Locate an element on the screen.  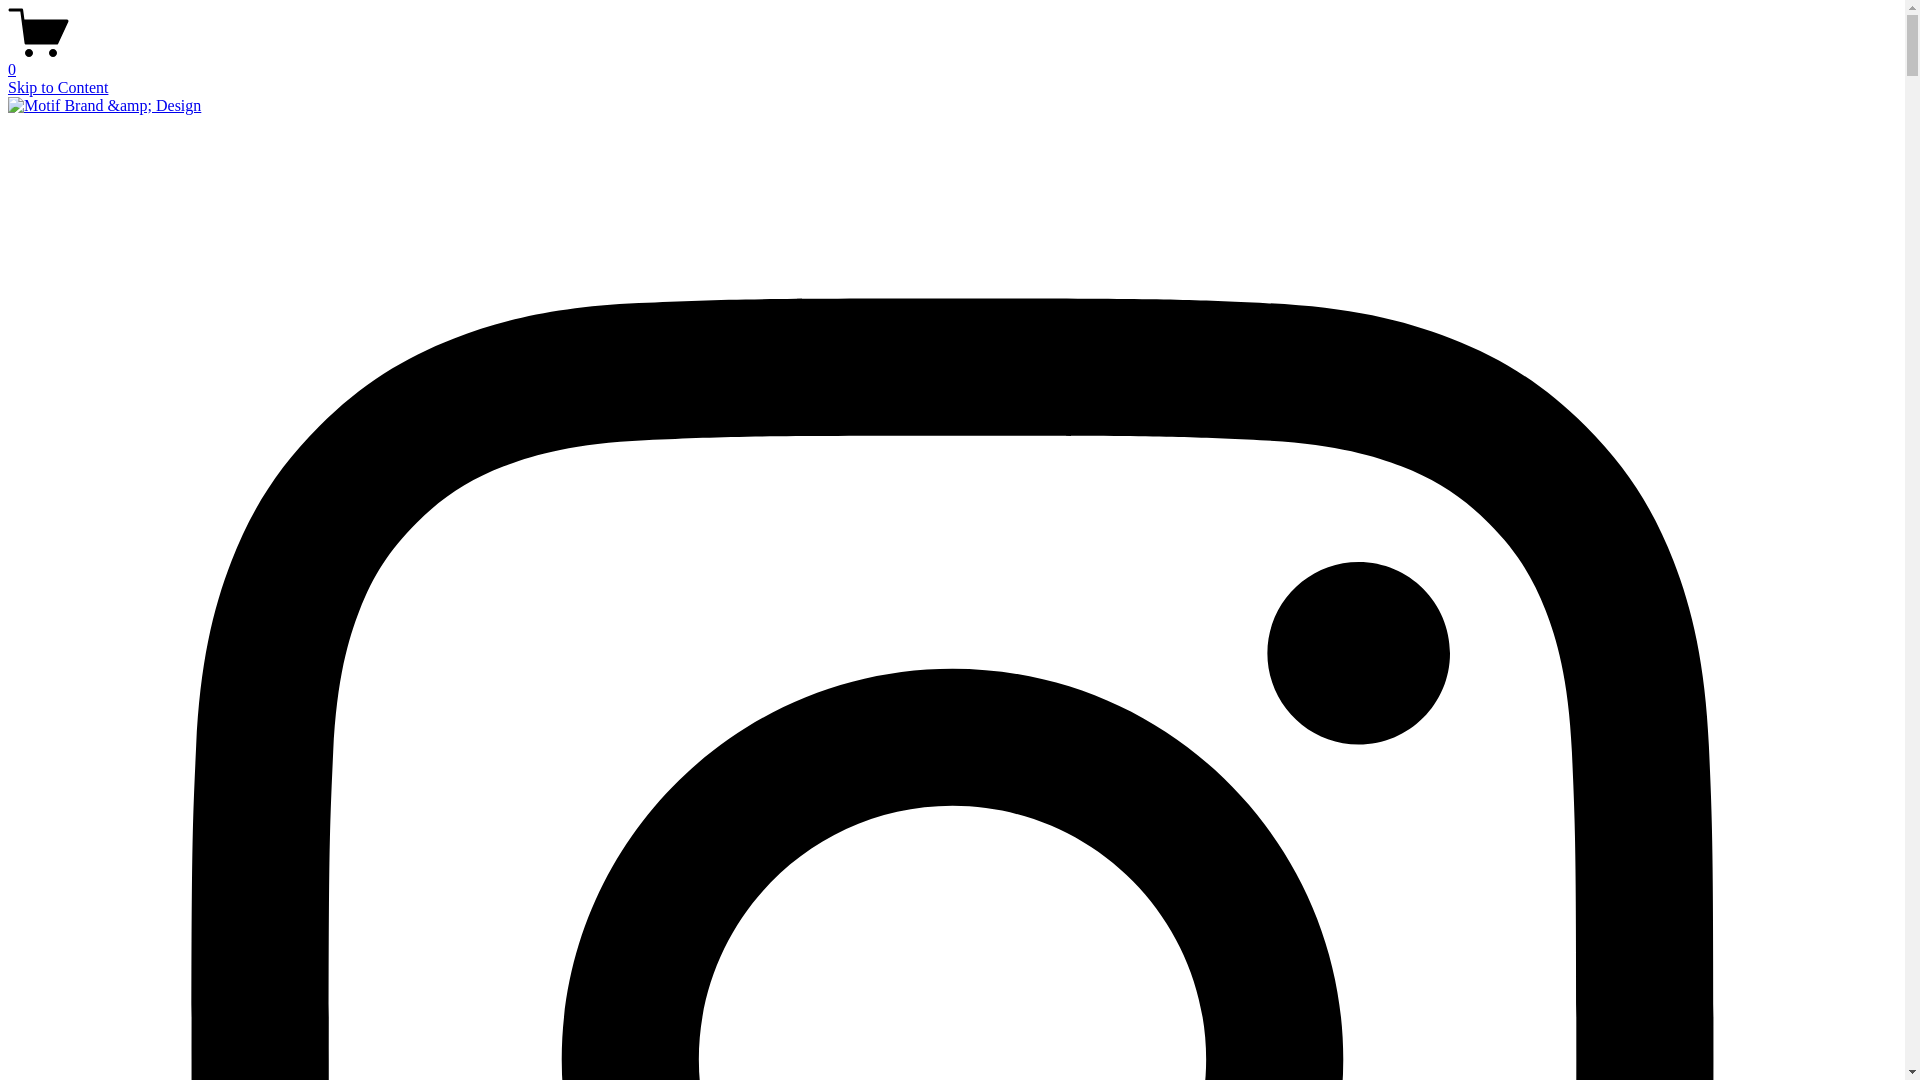
'Skip to Content' is located at coordinates (57, 86).